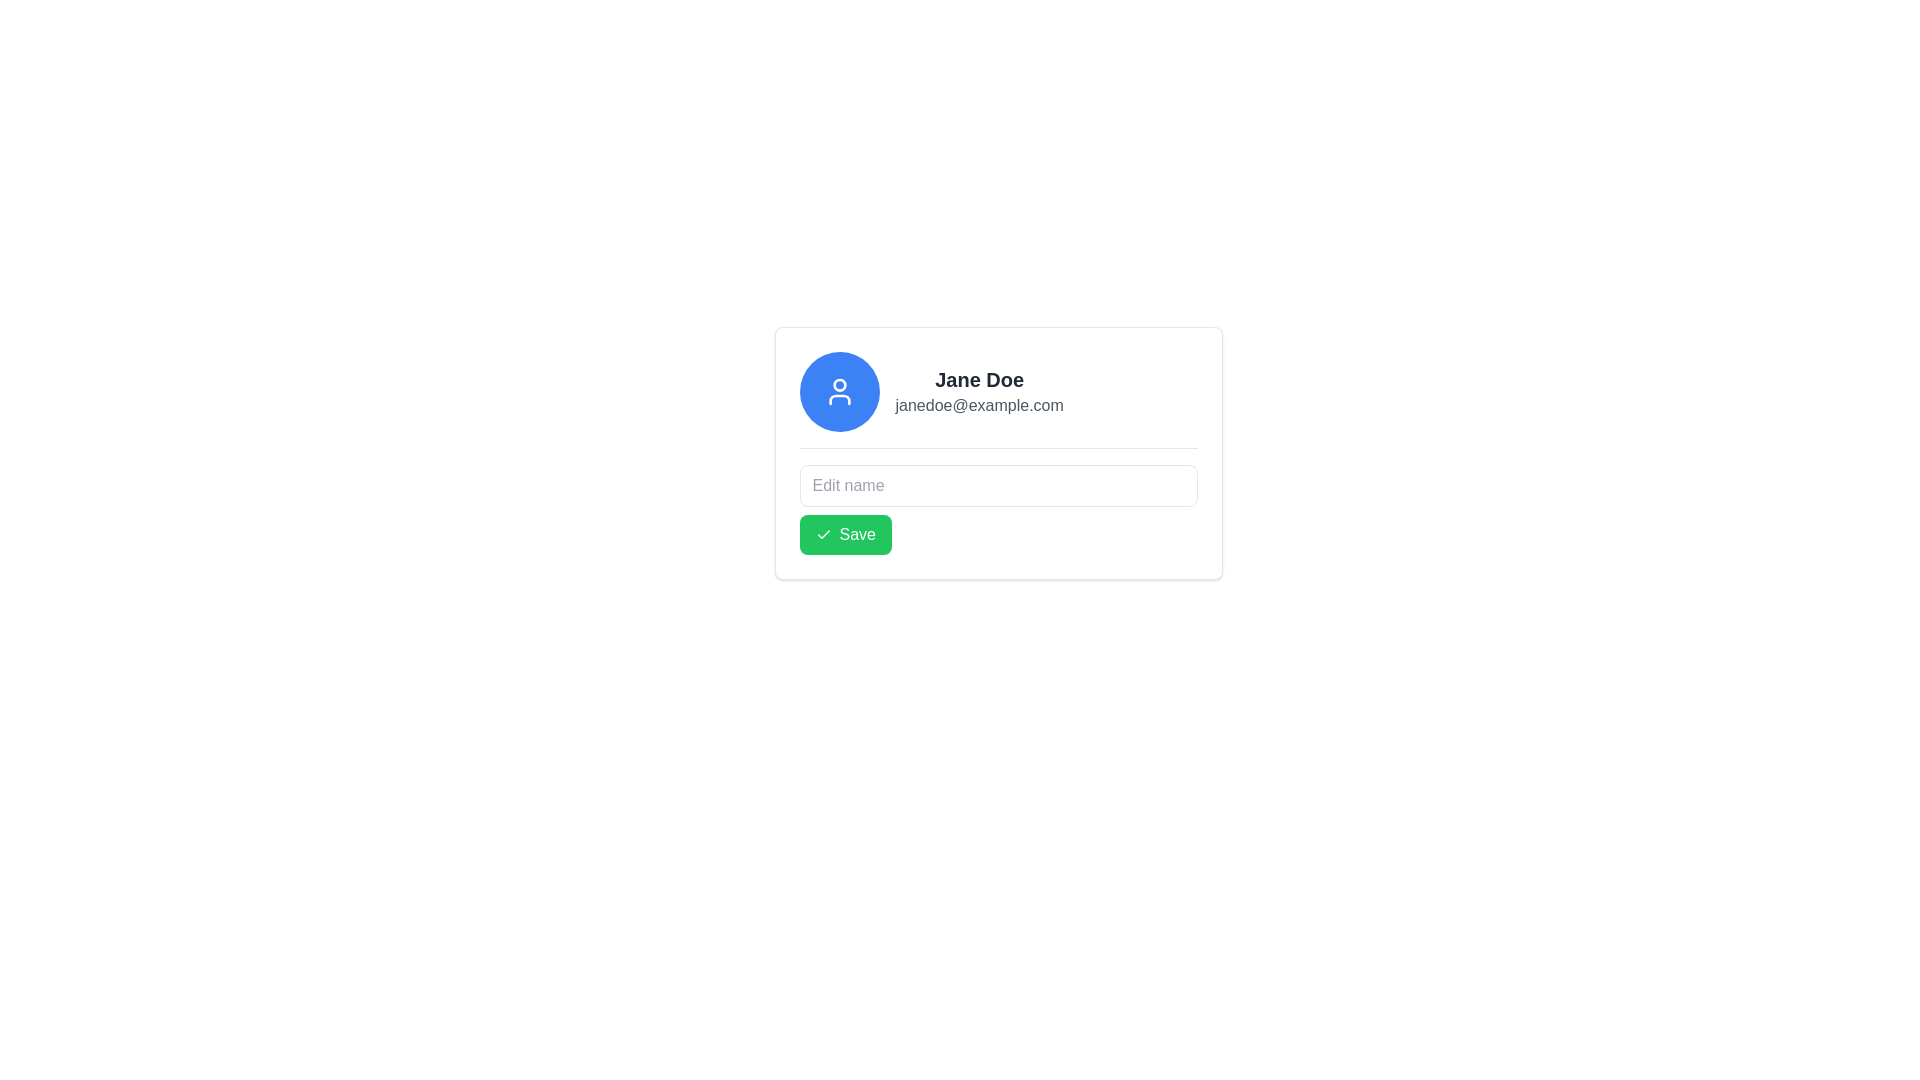 The image size is (1920, 1080). What do you see at coordinates (979, 392) in the screenshot?
I see `detailed information displayed in the text block containing the name 'Jane Doe' and the email address 'janedoe@example.com', which is styled with varying font sizes and positioned next to the circular blue avatar icon` at bounding box center [979, 392].